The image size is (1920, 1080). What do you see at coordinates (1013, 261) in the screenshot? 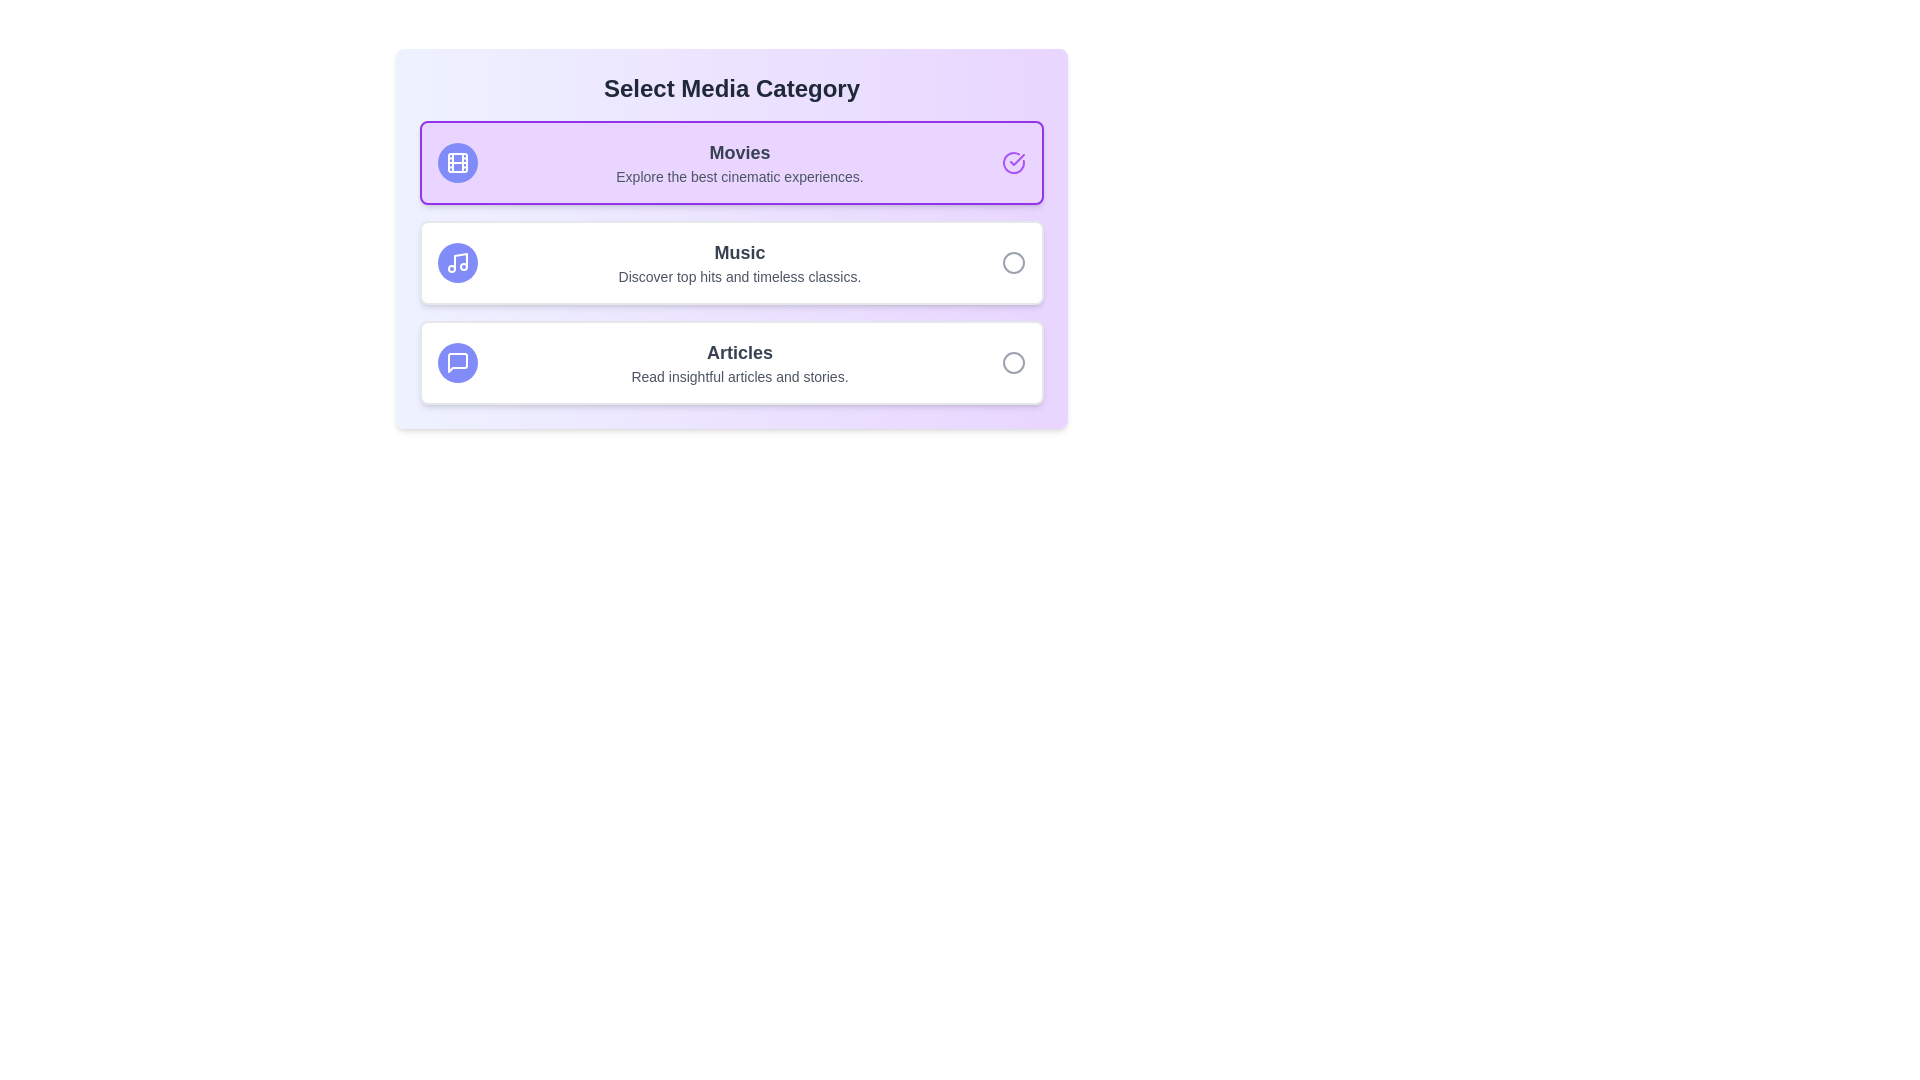
I see `the circular radio button styled with a thin gray stroke and a small filled circle` at bounding box center [1013, 261].